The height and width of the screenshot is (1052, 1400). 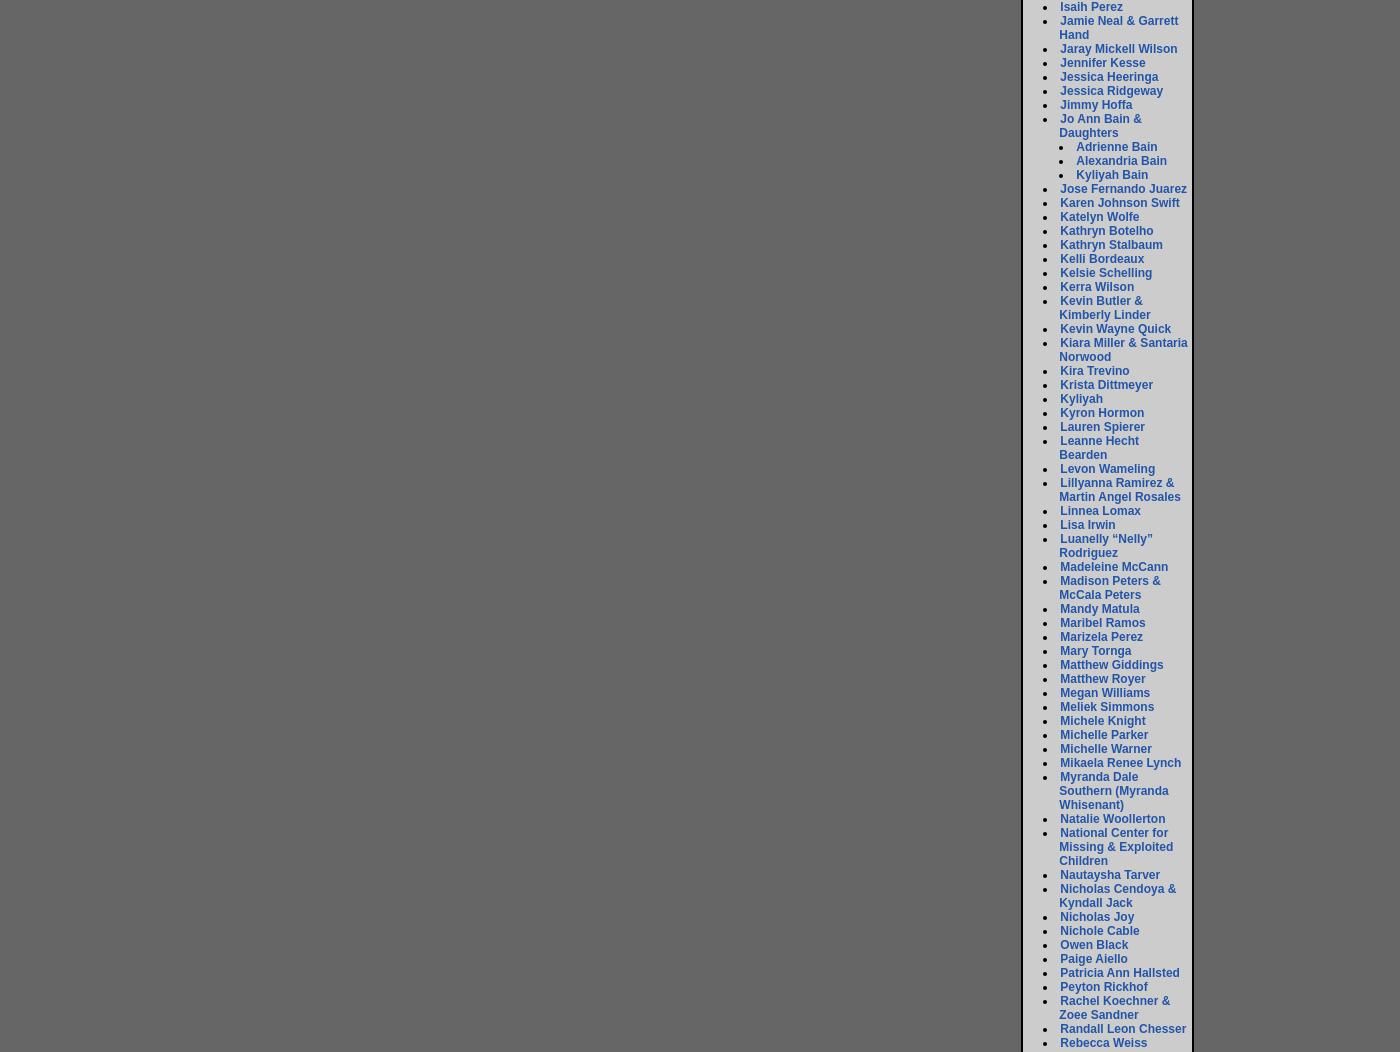 I want to click on 'Karen Johnson Swift', so click(x=1119, y=203).